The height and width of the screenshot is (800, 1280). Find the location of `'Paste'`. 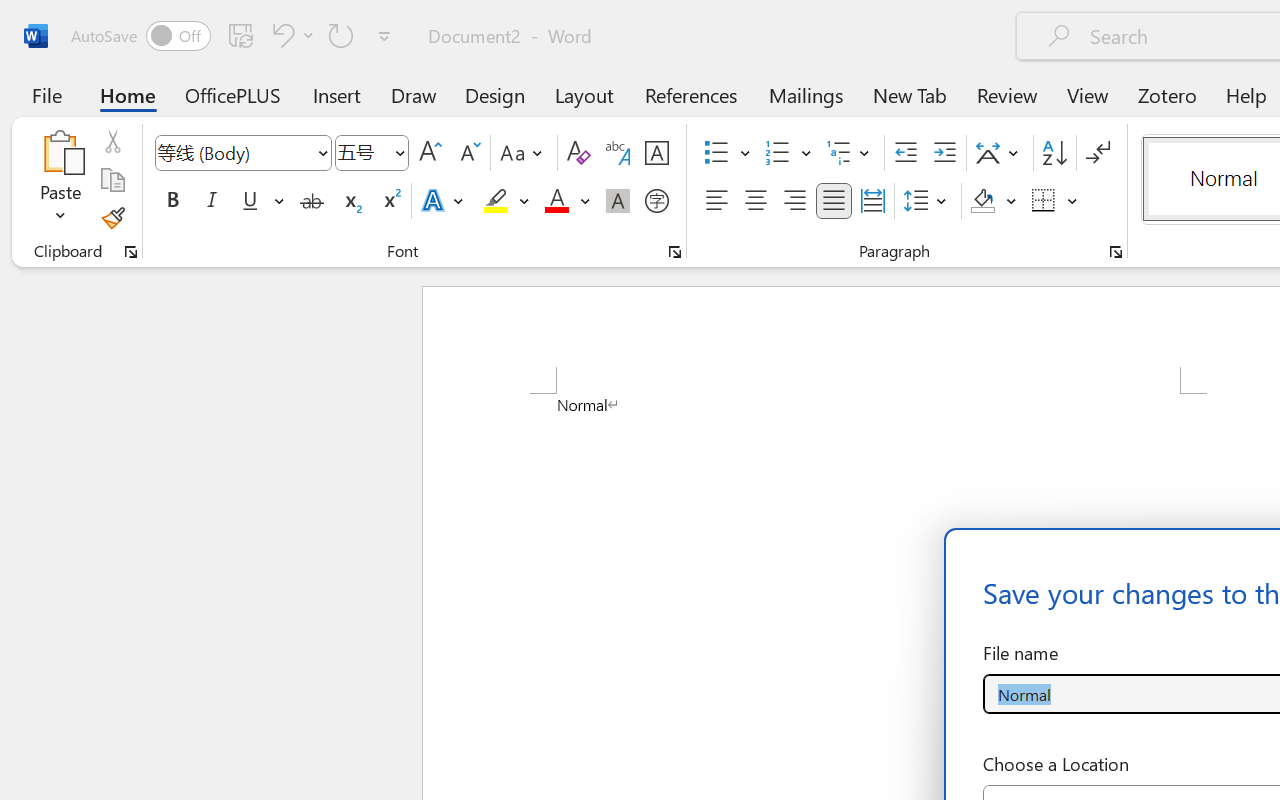

'Paste' is located at coordinates (60, 151).